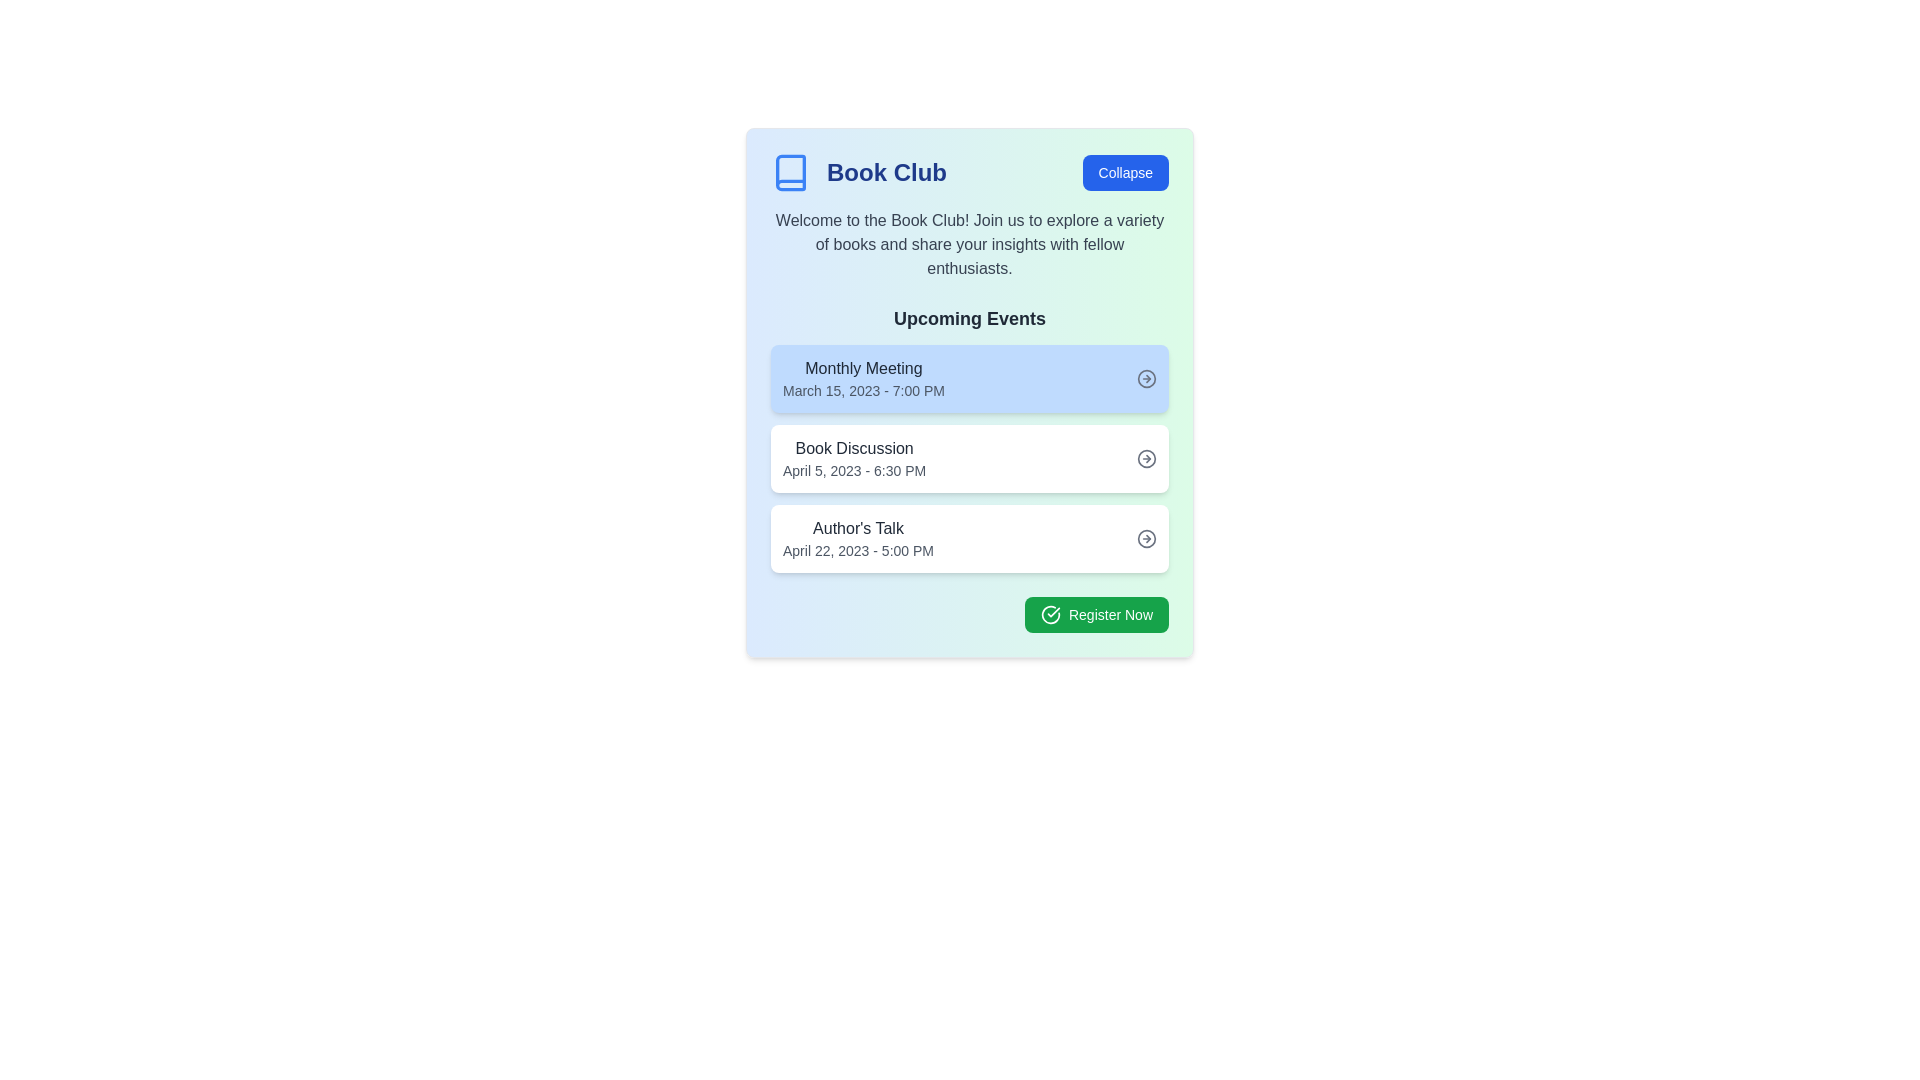  What do you see at coordinates (858, 538) in the screenshot?
I see `text label that informs users about the upcoming event titled 'Author's Talk' located in the third section under 'Upcoming Events' in the central panel` at bounding box center [858, 538].